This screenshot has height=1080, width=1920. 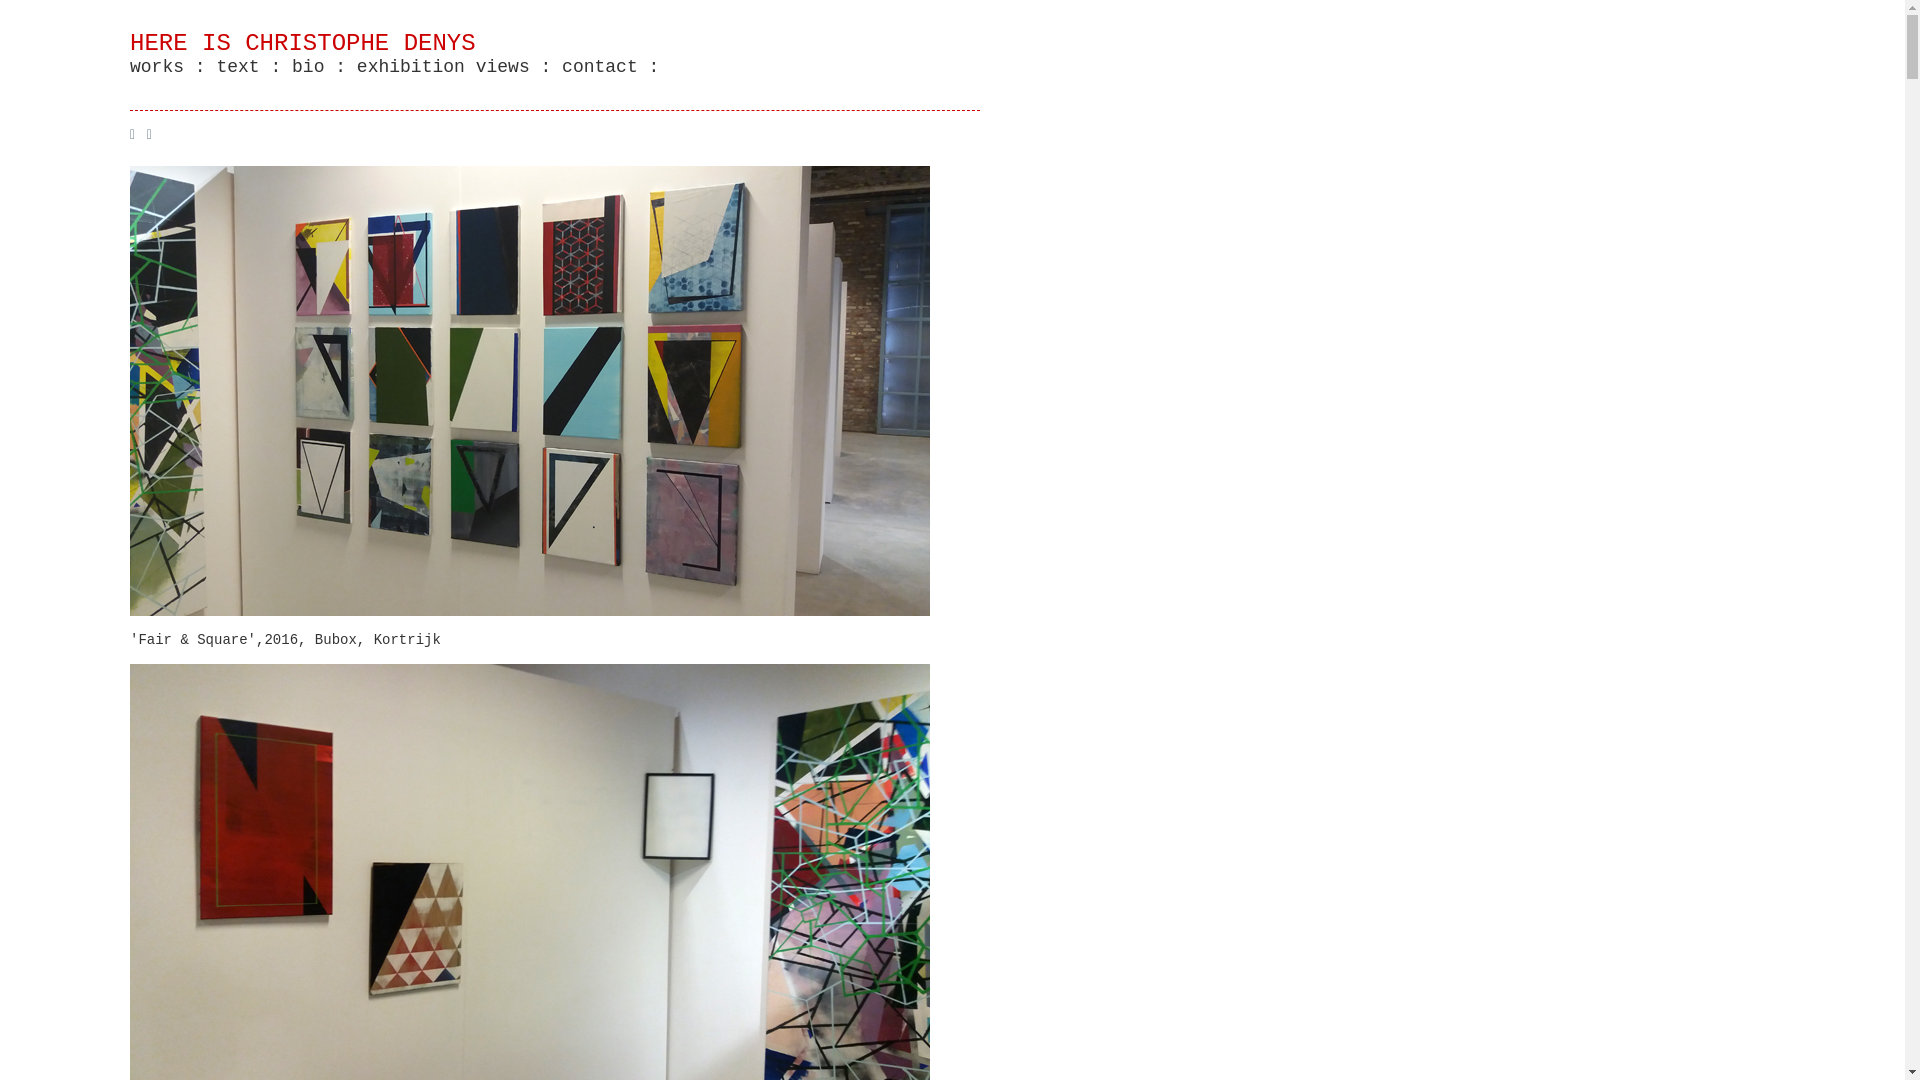 I want to click on 'text :', so click(x=243, y=65).